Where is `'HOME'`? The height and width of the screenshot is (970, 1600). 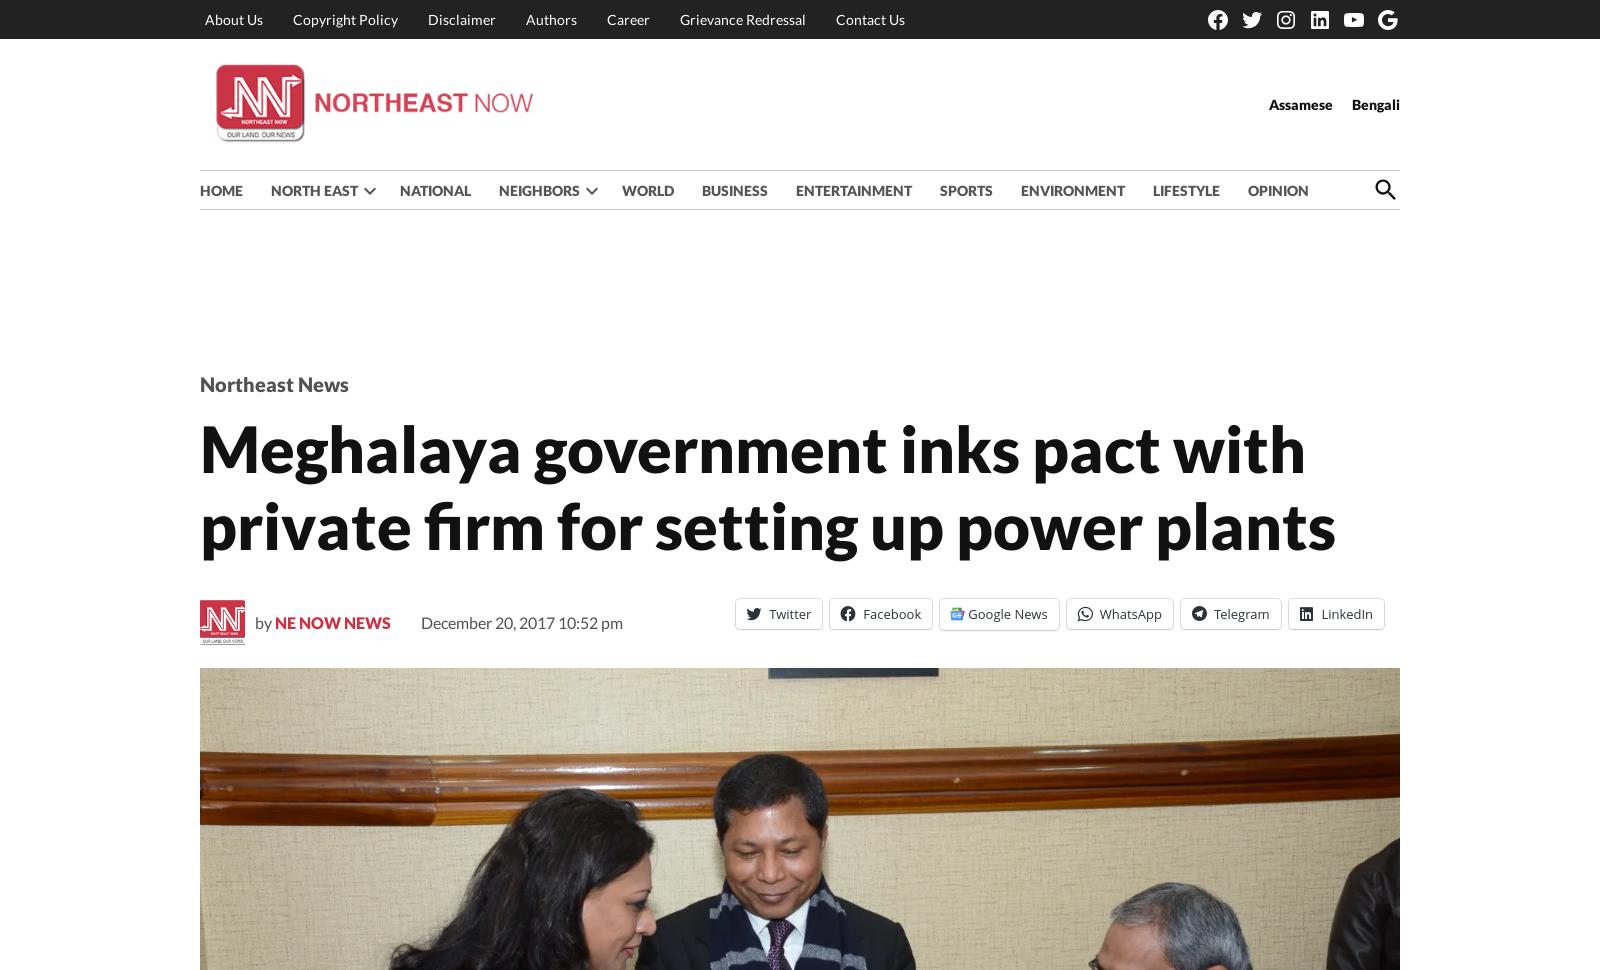 'HOME' is located at coordinates (199, 188).